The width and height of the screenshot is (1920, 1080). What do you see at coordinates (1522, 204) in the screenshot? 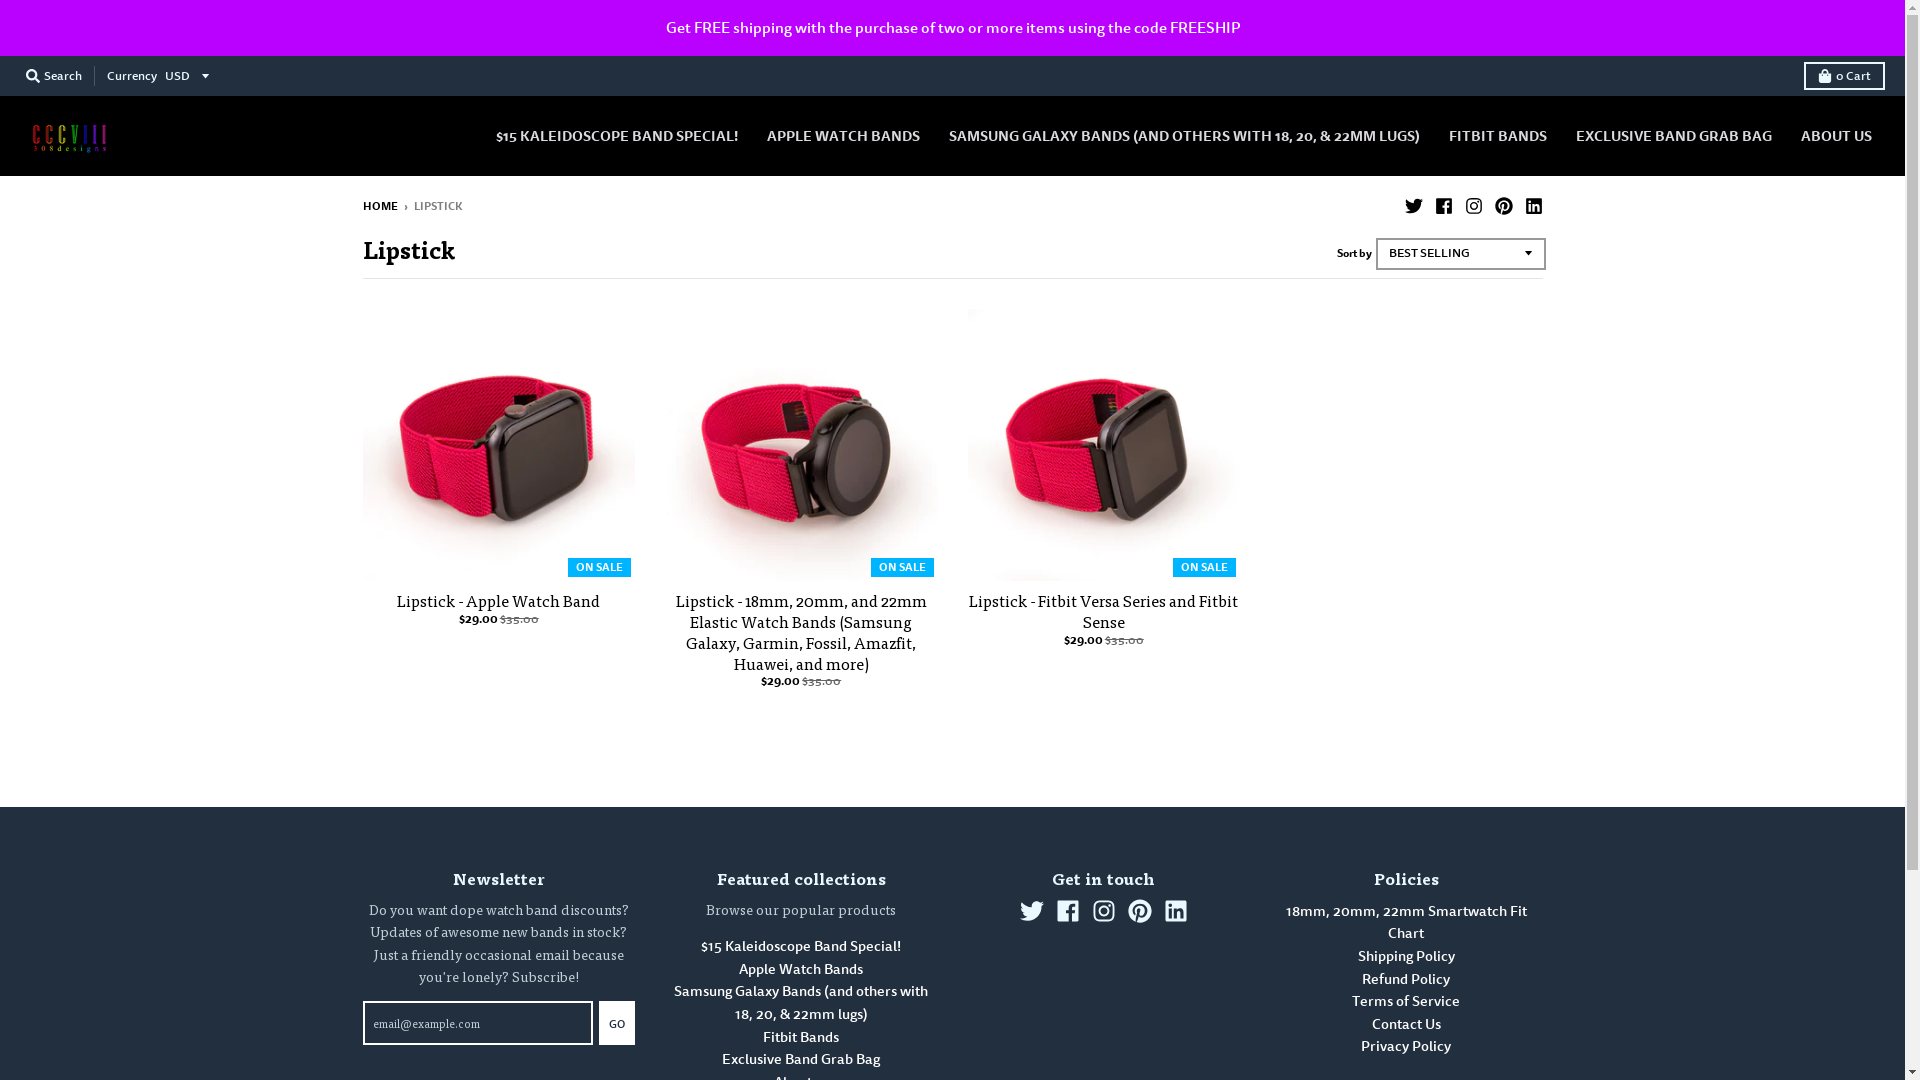
I see `'LinkedIn - 308designs - CCCVIII'` at bounding box center [1522, 204].